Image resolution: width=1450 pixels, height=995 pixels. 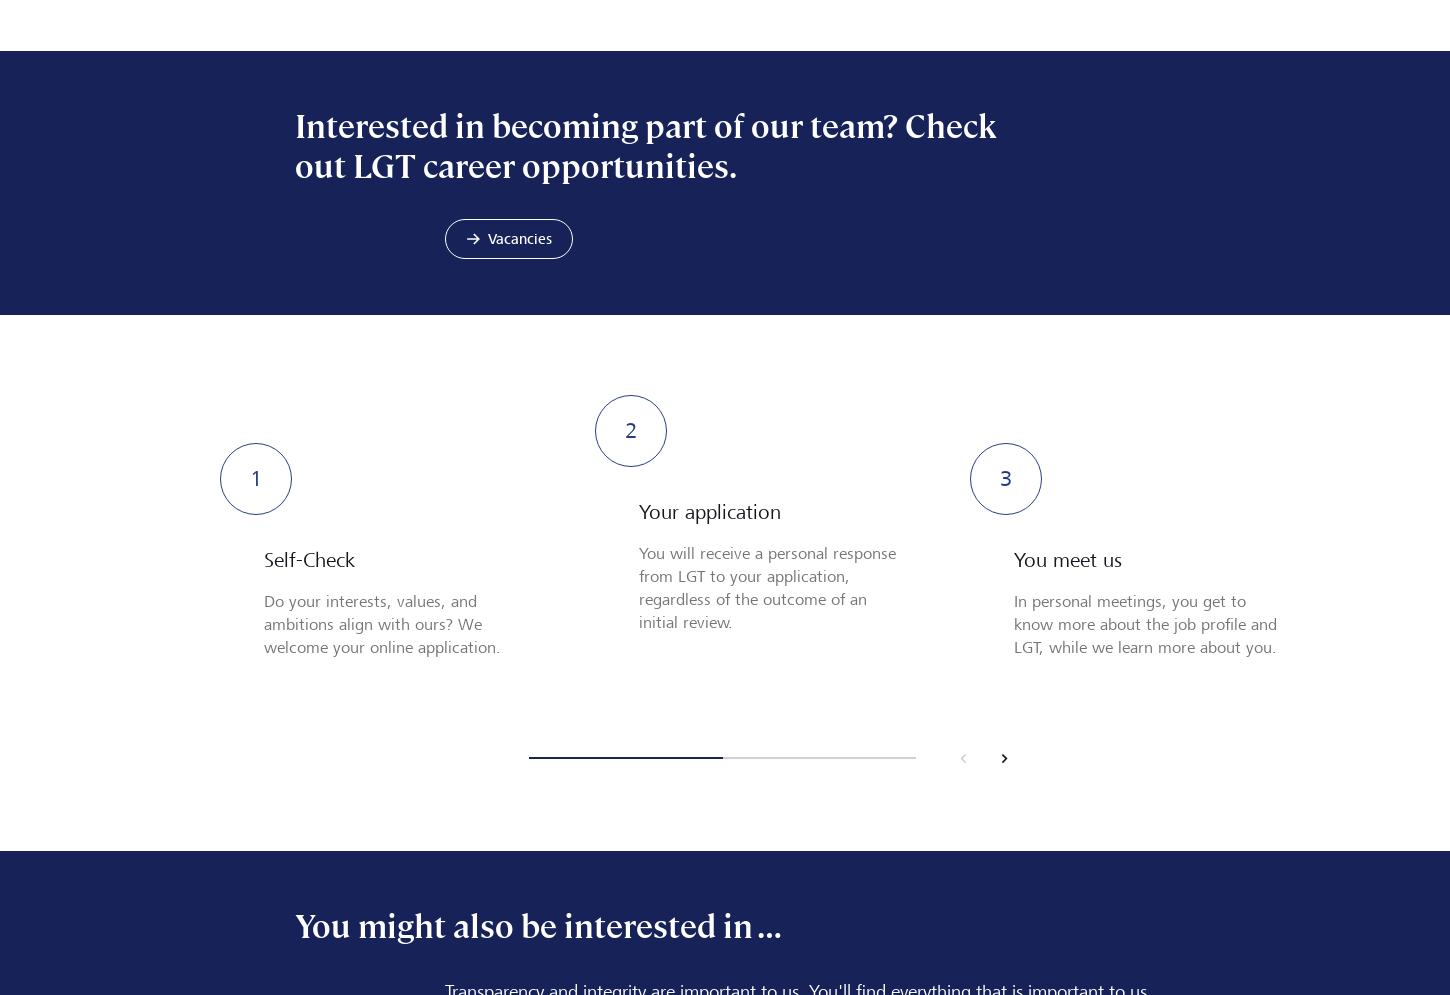 I want to click on 'You meet us', so click(x=1013, y=558).